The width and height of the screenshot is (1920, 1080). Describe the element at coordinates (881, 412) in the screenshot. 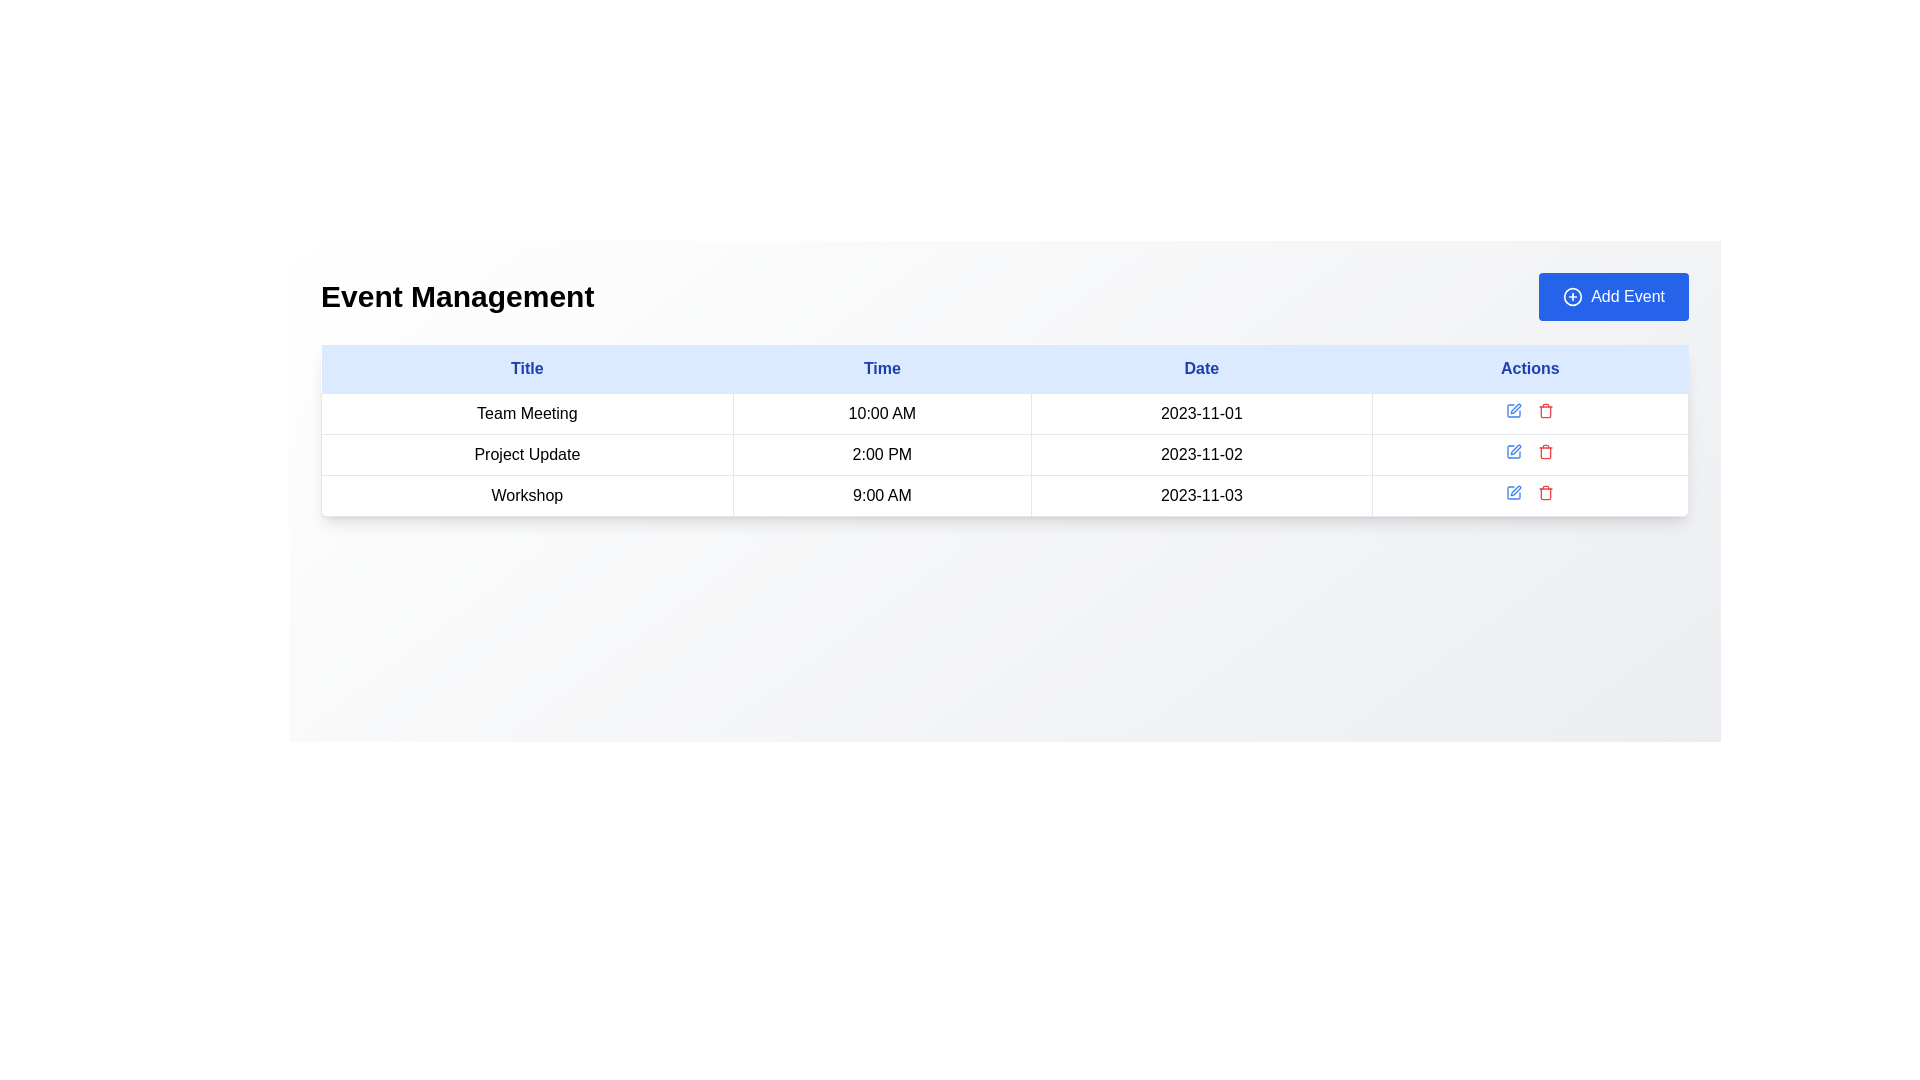

I see `the text display element showing '10:00 AM' located in the 'Time' column of the table` at that location.